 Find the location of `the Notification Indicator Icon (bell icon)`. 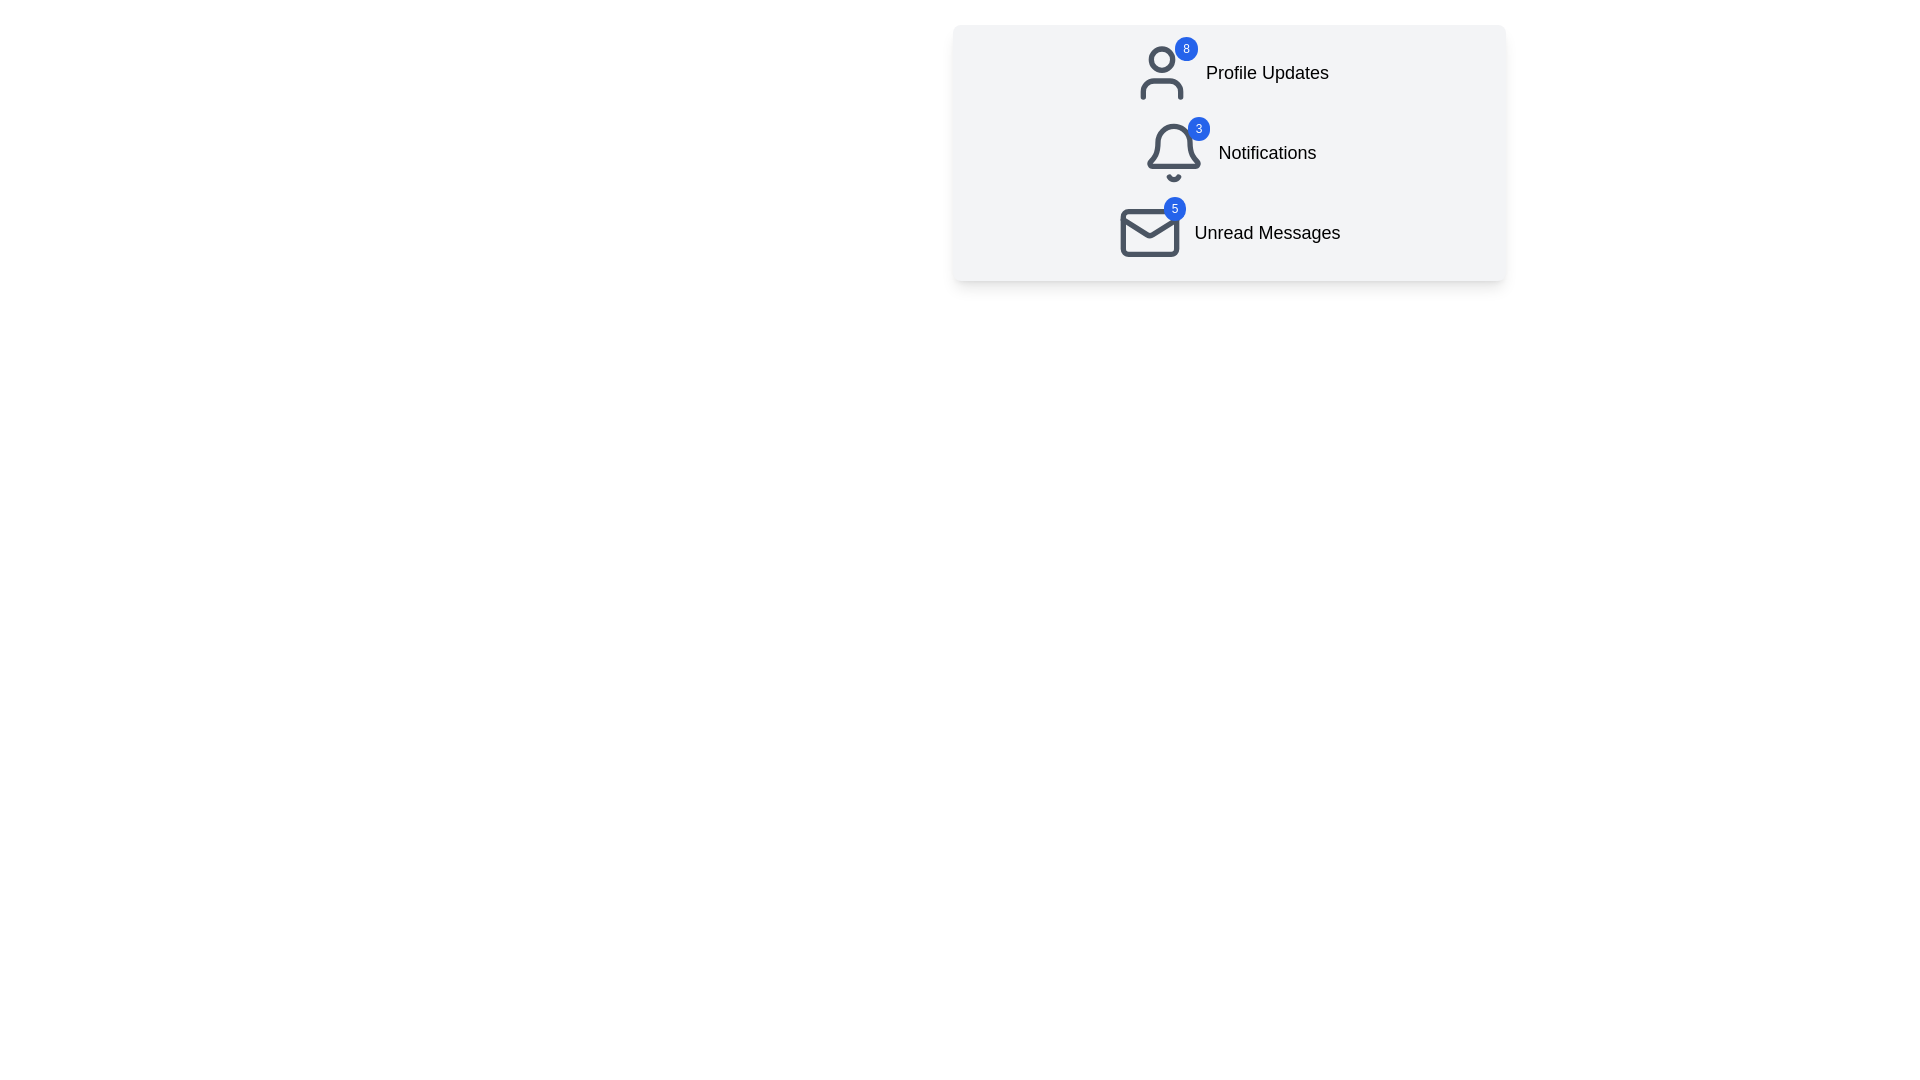

the Notification Indicator Icon (bell icon) is located at coordinates (1174, 152).